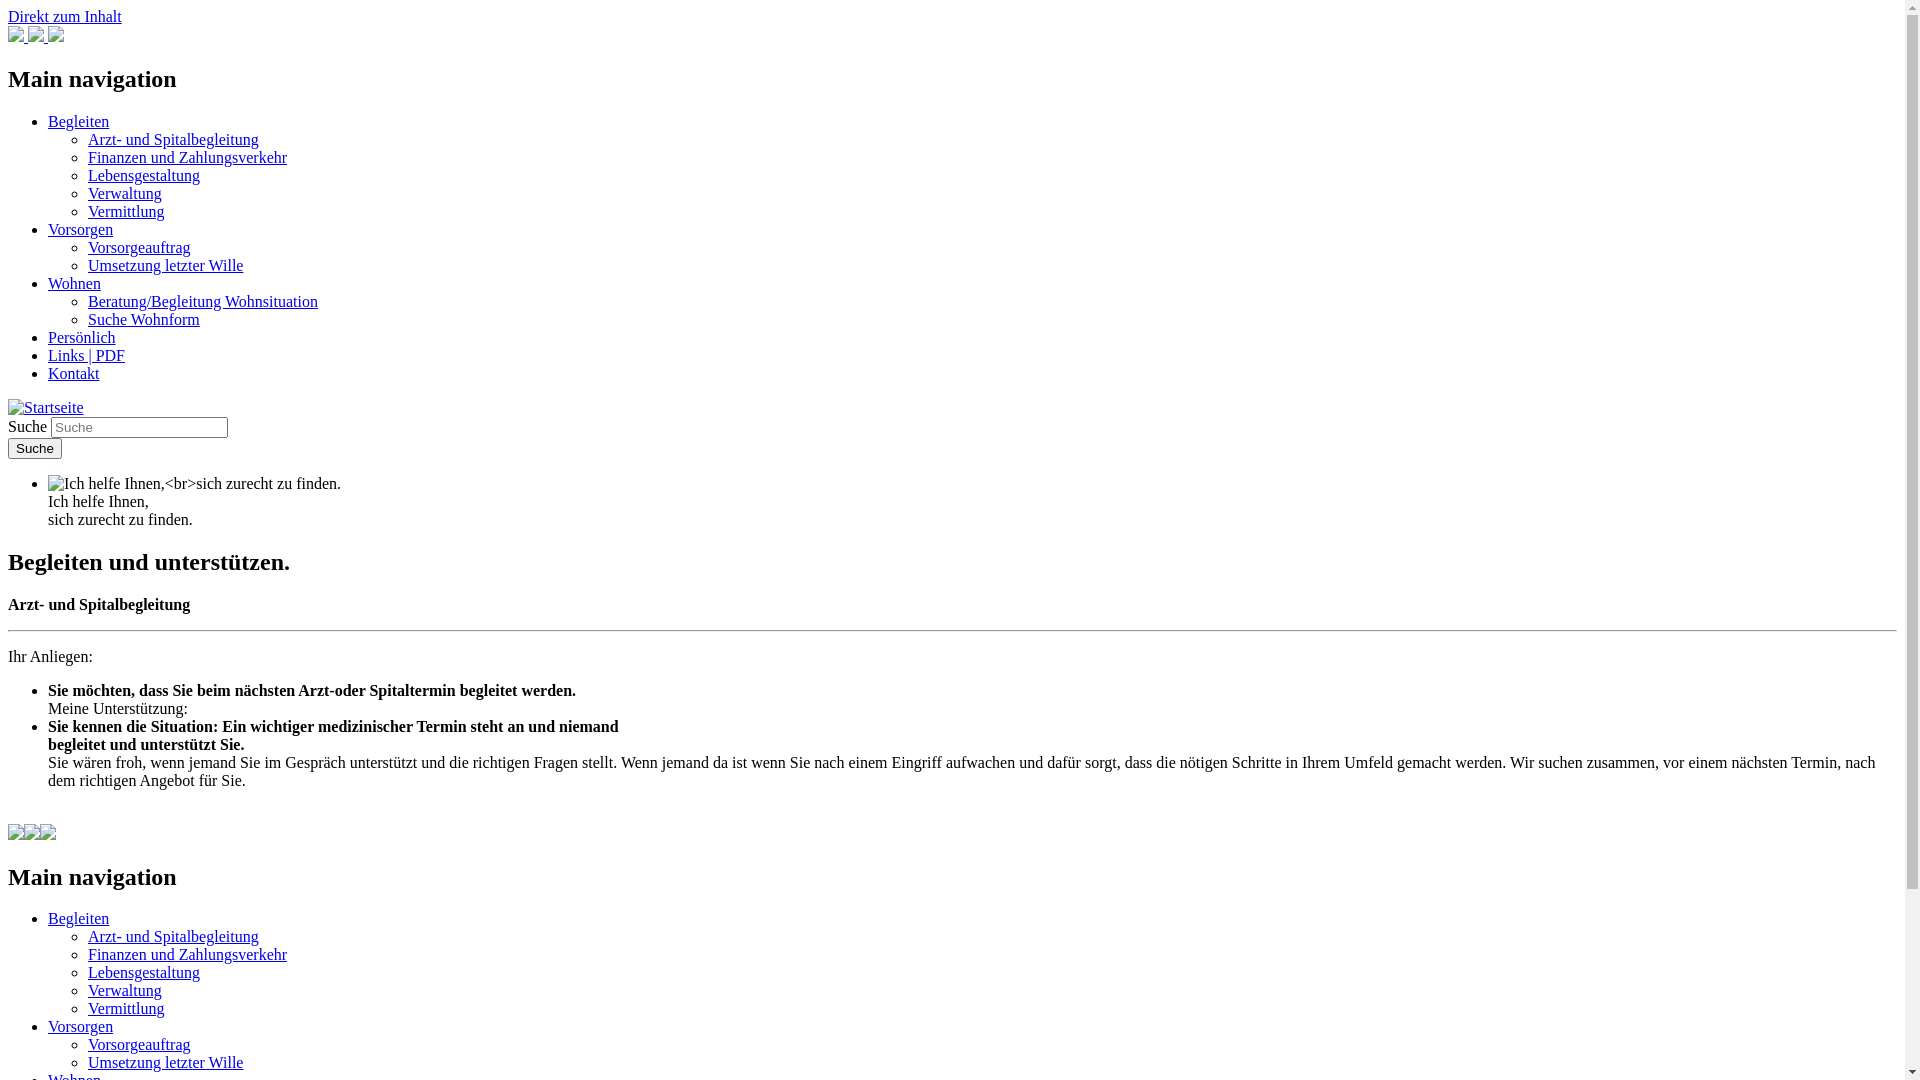 This screenshot has height=1080, width=1920. Describe the element at coordinates (80, 228) in the screenshot. I see `'Vorsorgen'` at that location.